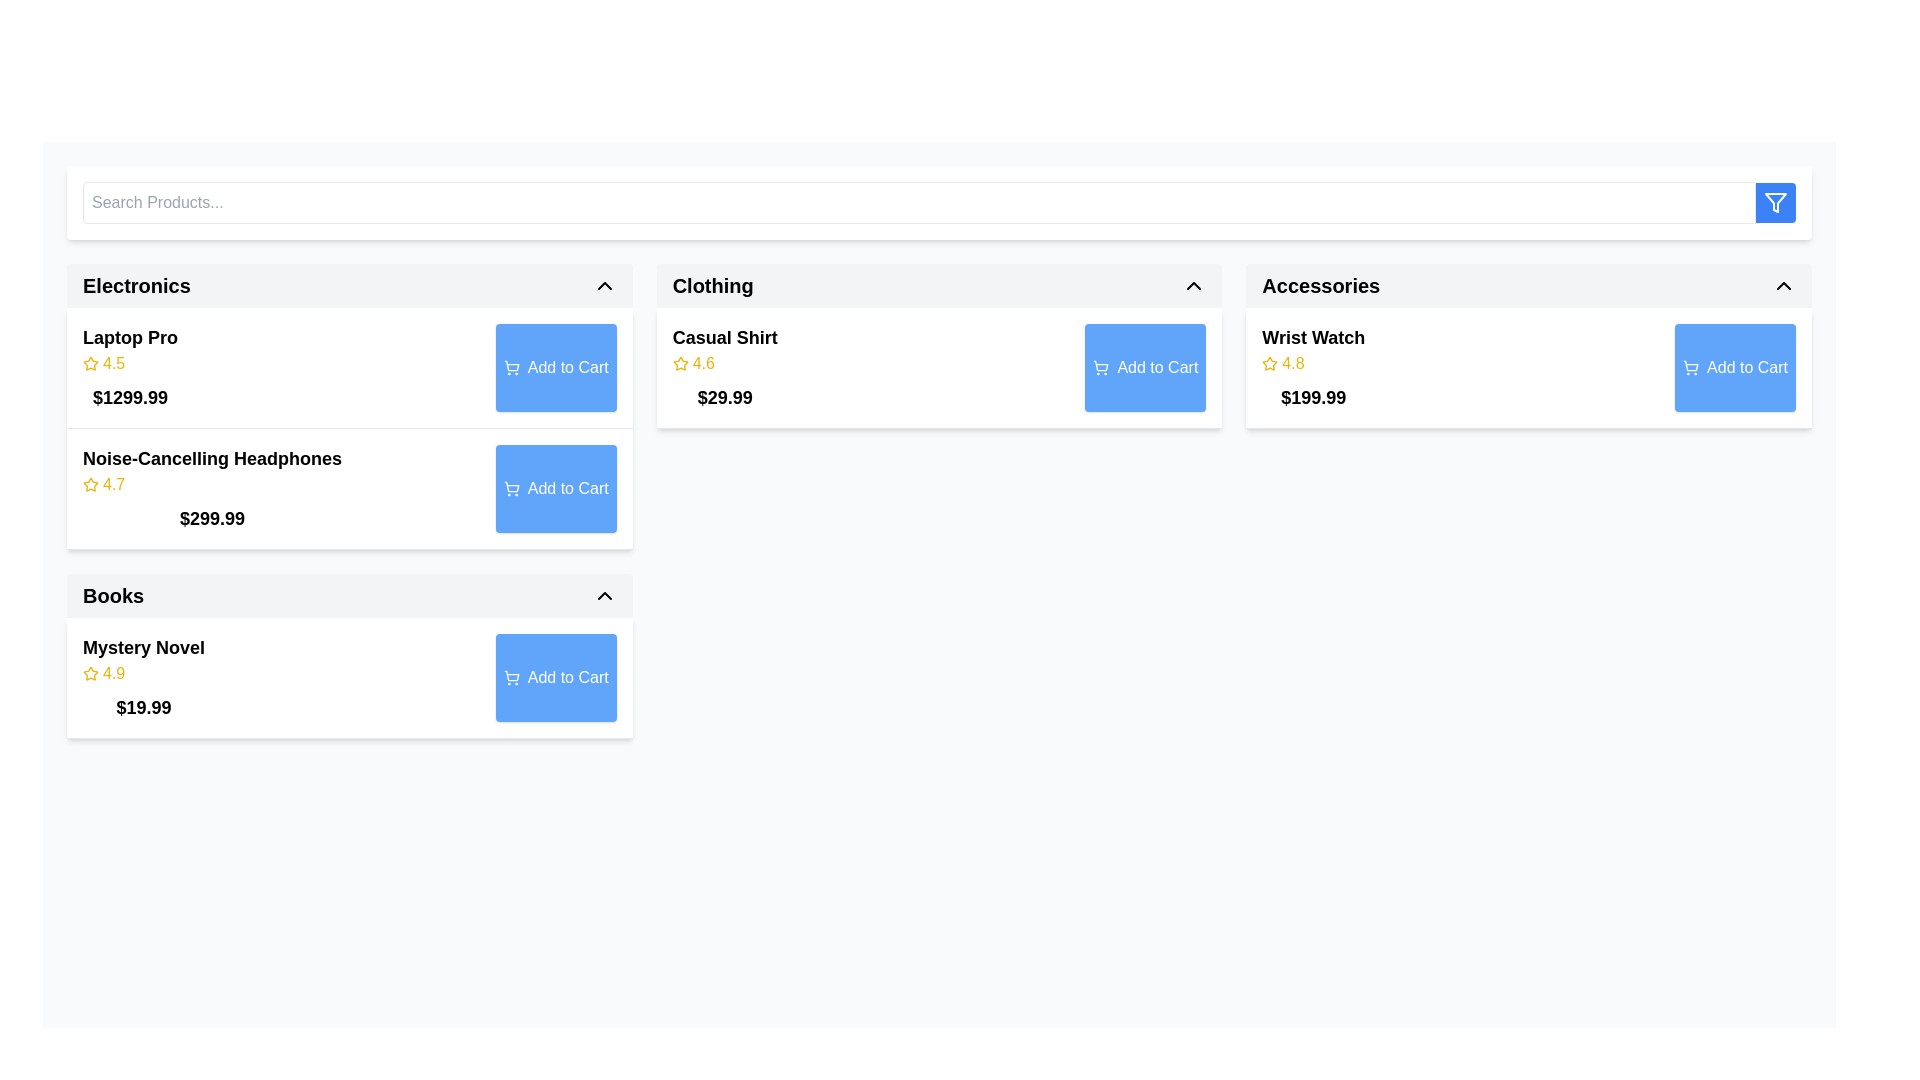 The image size is (1920, 1080). I want to click on the 'Add to Cart' button with a blue background and white text located in the 'Electronics' section under the 'Noise-Cancelling Headphones' product, so click(556, 489).